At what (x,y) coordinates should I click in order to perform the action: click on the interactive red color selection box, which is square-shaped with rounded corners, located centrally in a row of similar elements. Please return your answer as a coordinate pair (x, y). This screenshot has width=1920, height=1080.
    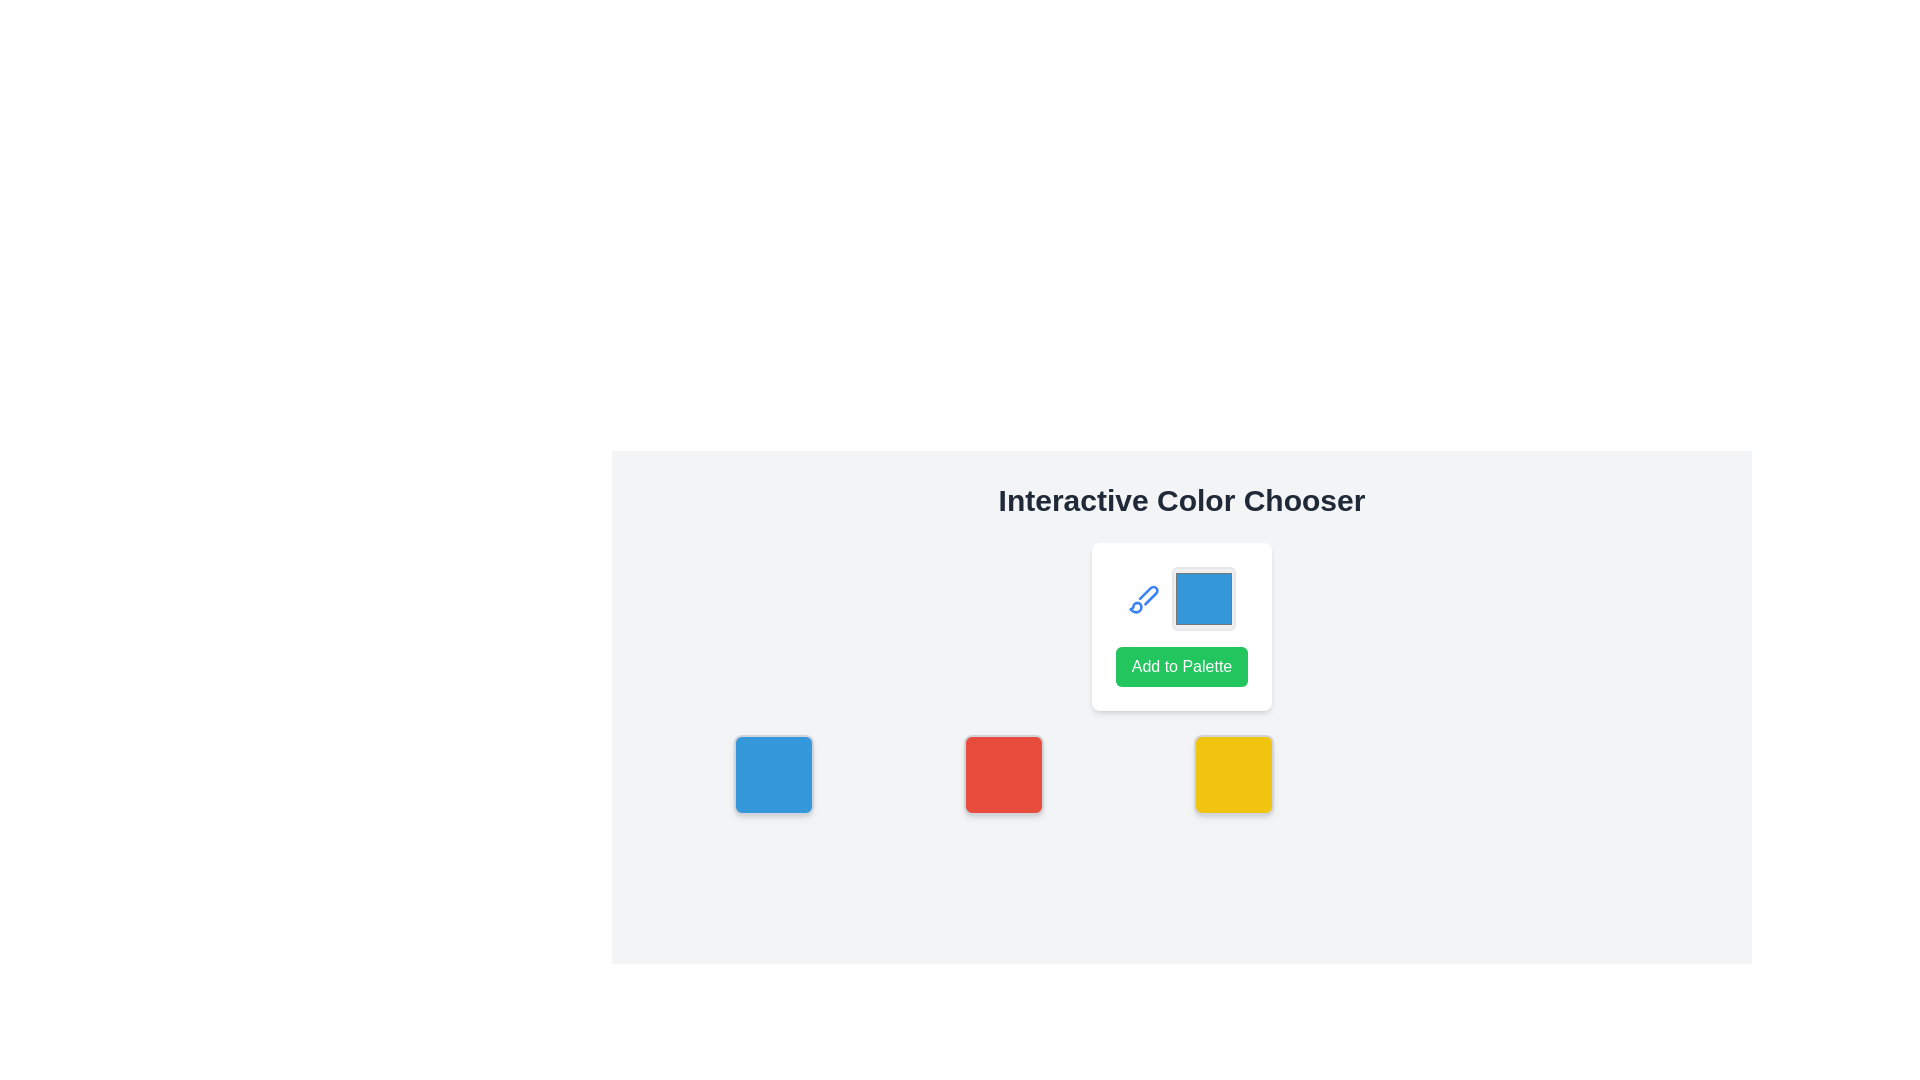
    Looking at the image, I should click on (1003, 774).